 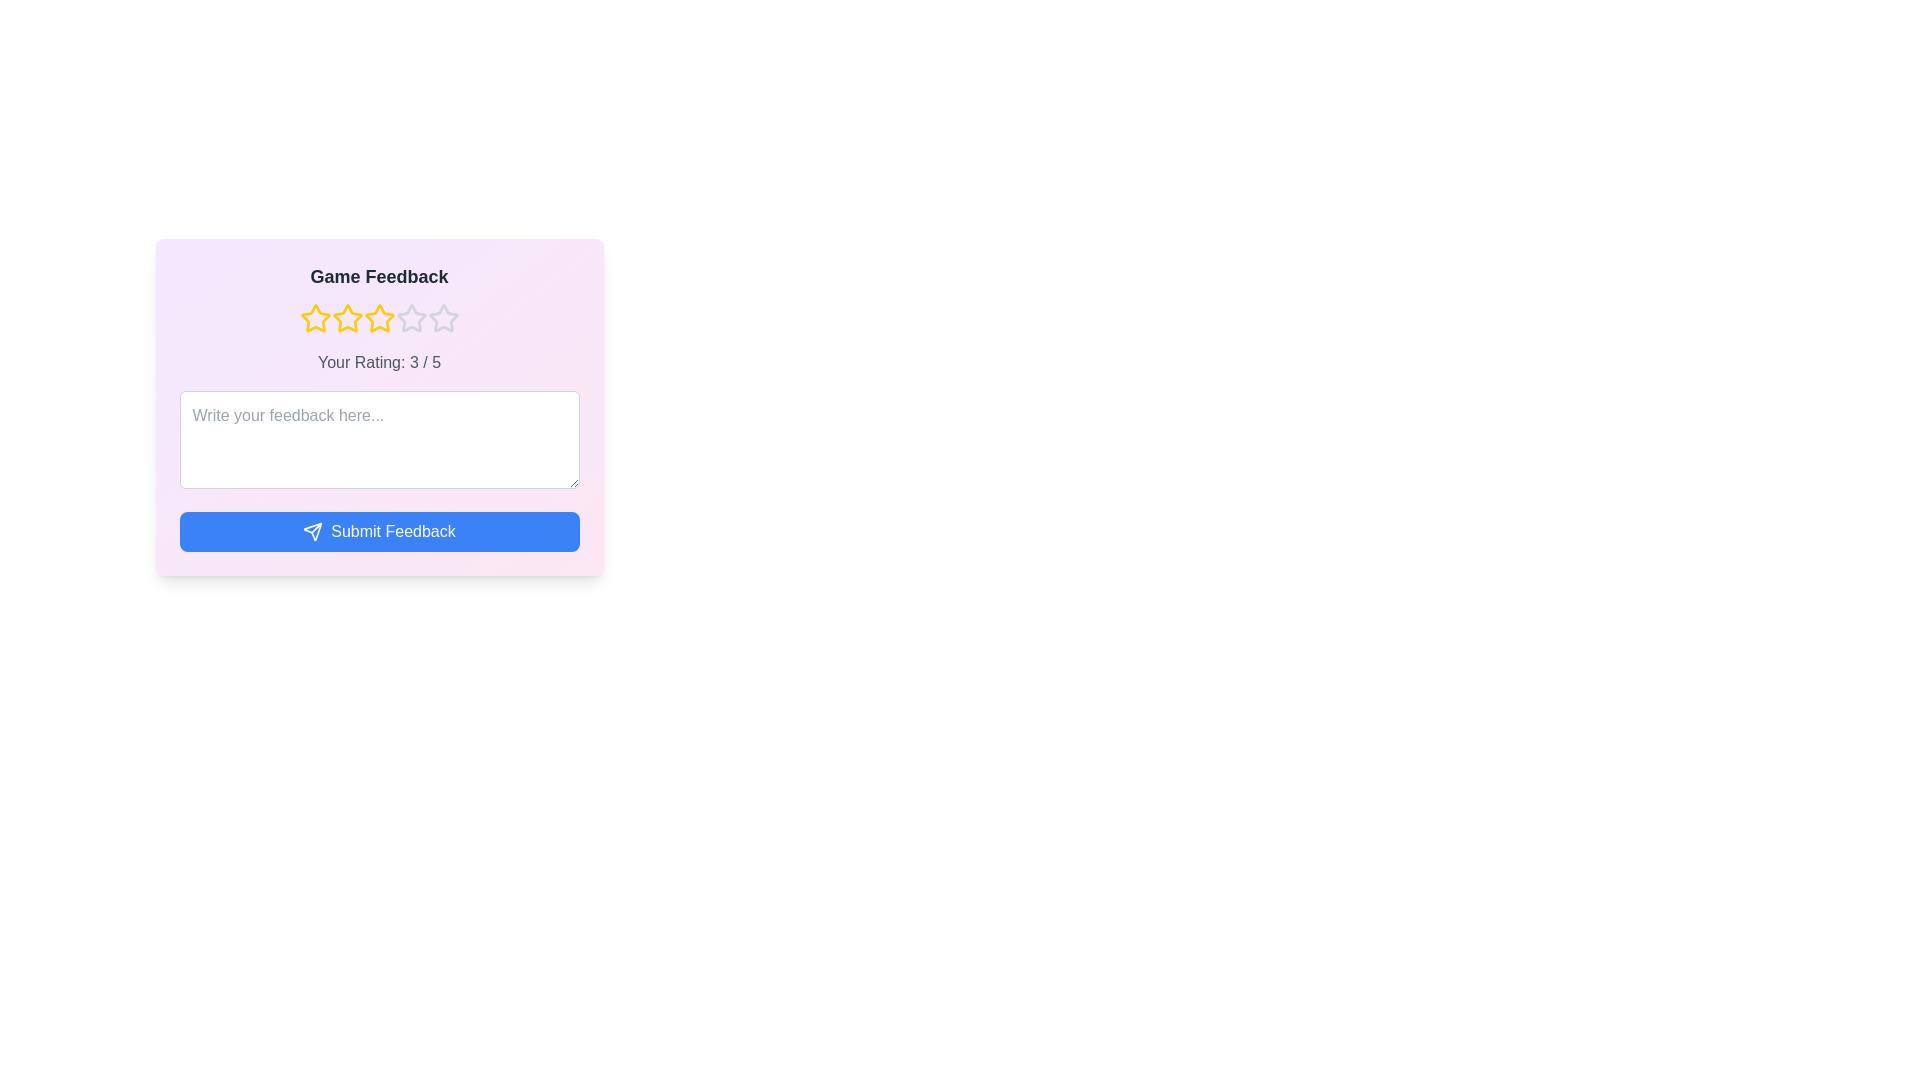 What do you see at coordinates (379, 531) in the screenshot?
I see `the 'Submit Feedback' button` at bounding box center [379, 531].